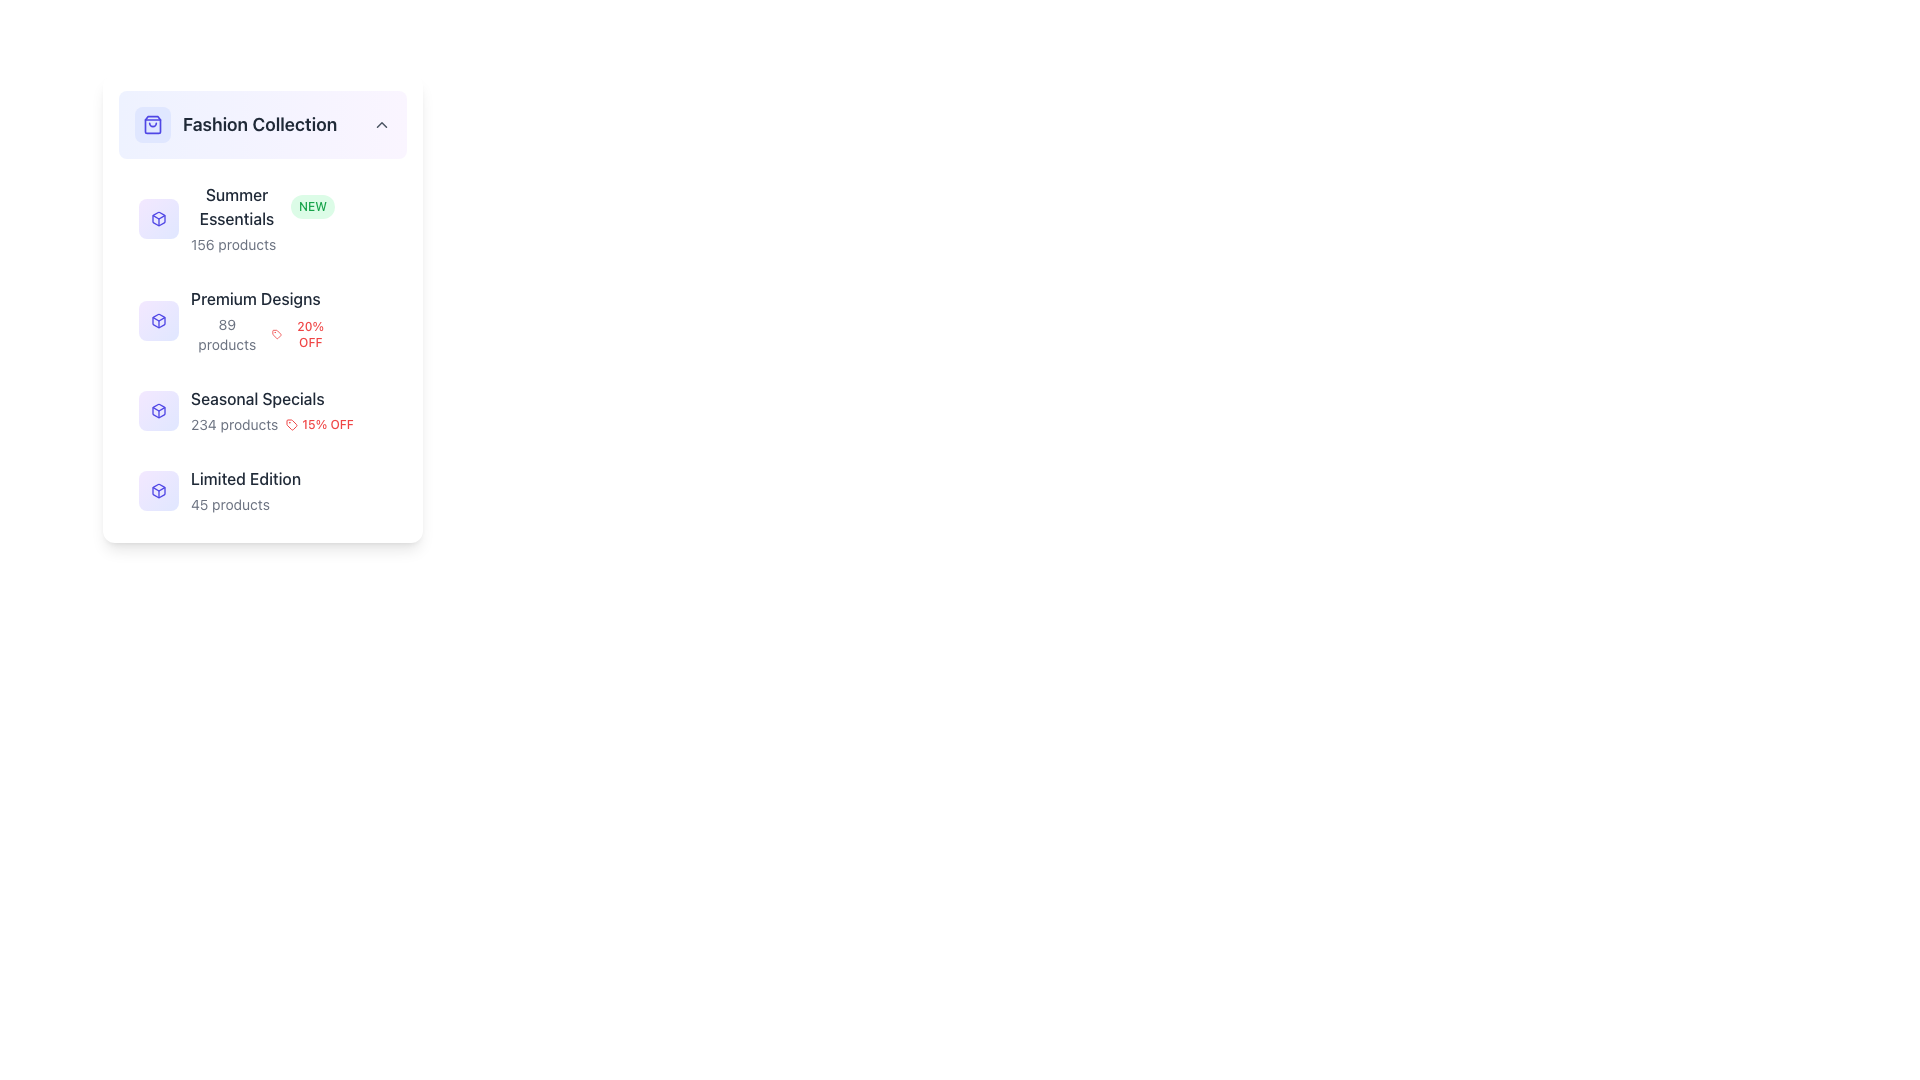 The height and width of the screenshot is (1080, 1920). I want to click on the 'NEW' badge attached to the 'Summer Essentials' text label in the 'Fashion Collection' section to potentially reveal more details, so click(262, 207).